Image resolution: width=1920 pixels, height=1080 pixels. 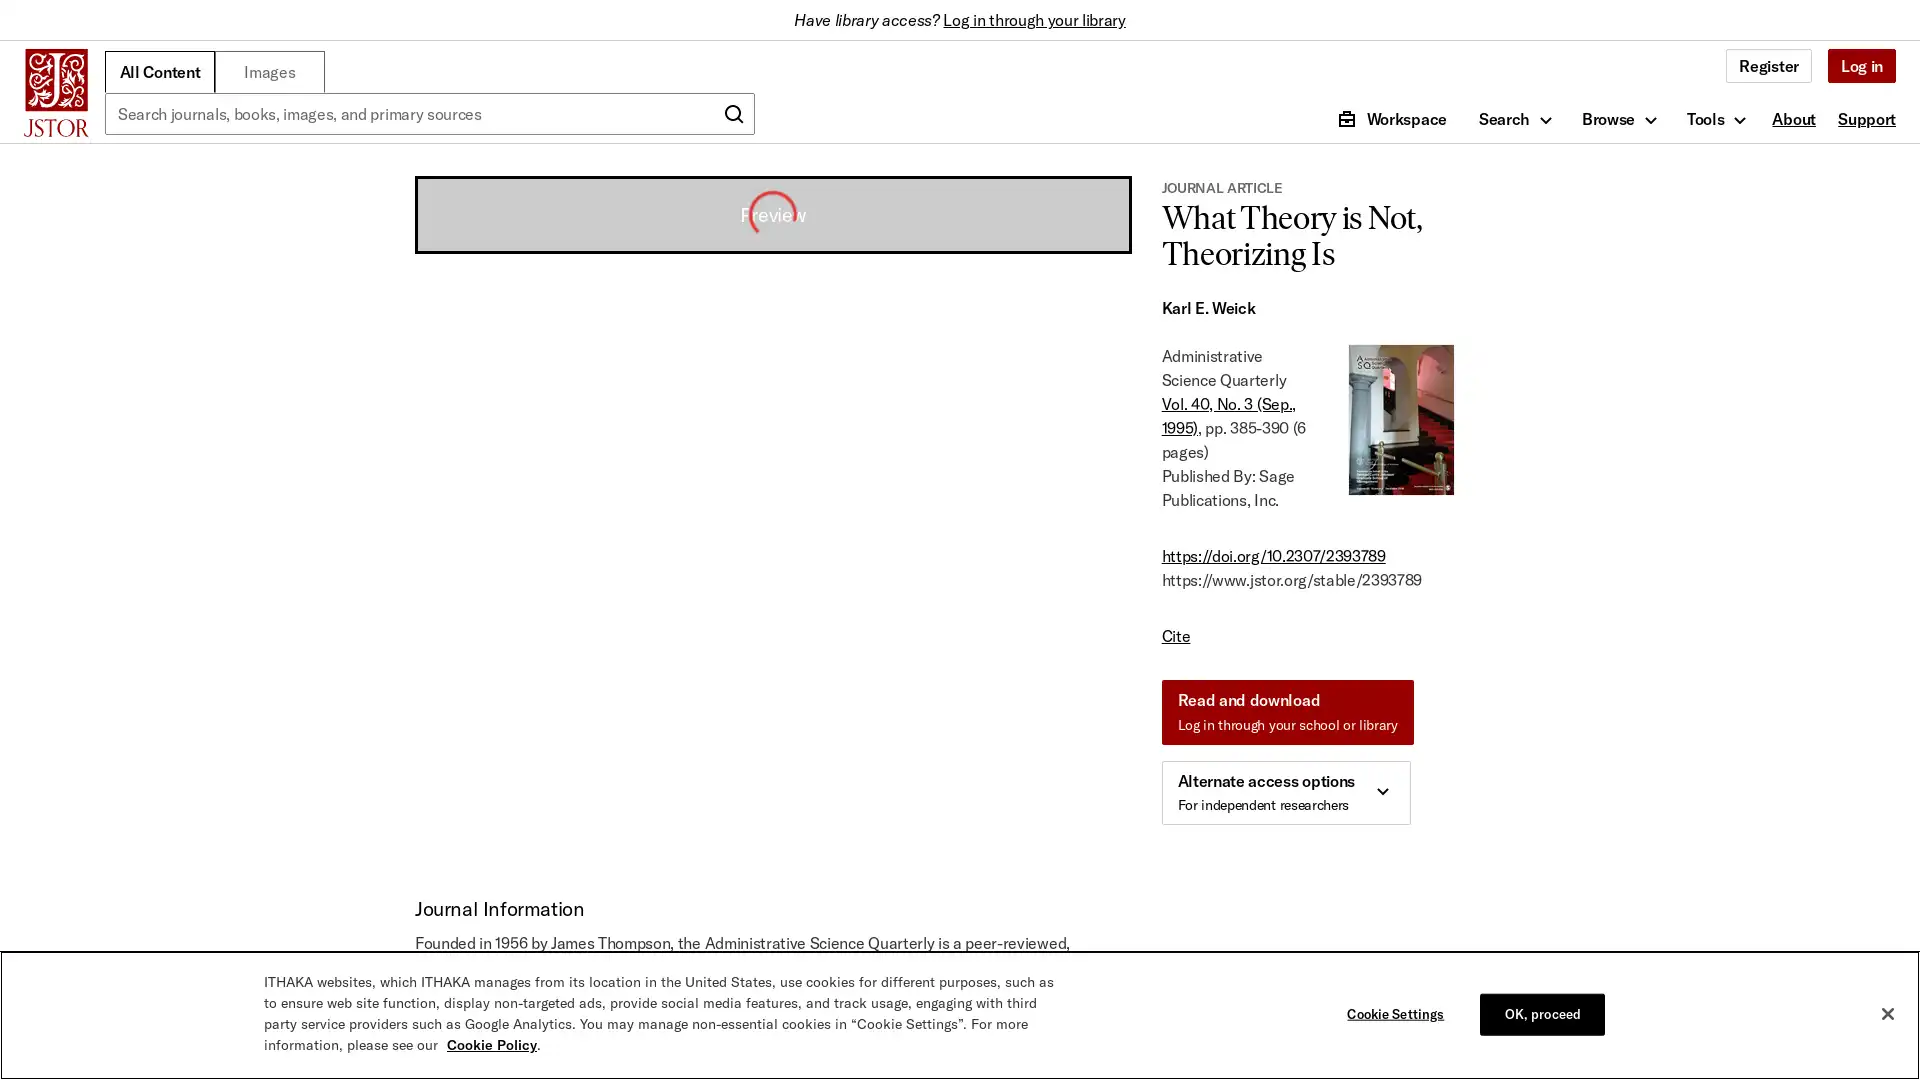 What do you see at coordinates (1768, 64) in the screenshot?
I see `Register` at bounding box center [1768, 64].